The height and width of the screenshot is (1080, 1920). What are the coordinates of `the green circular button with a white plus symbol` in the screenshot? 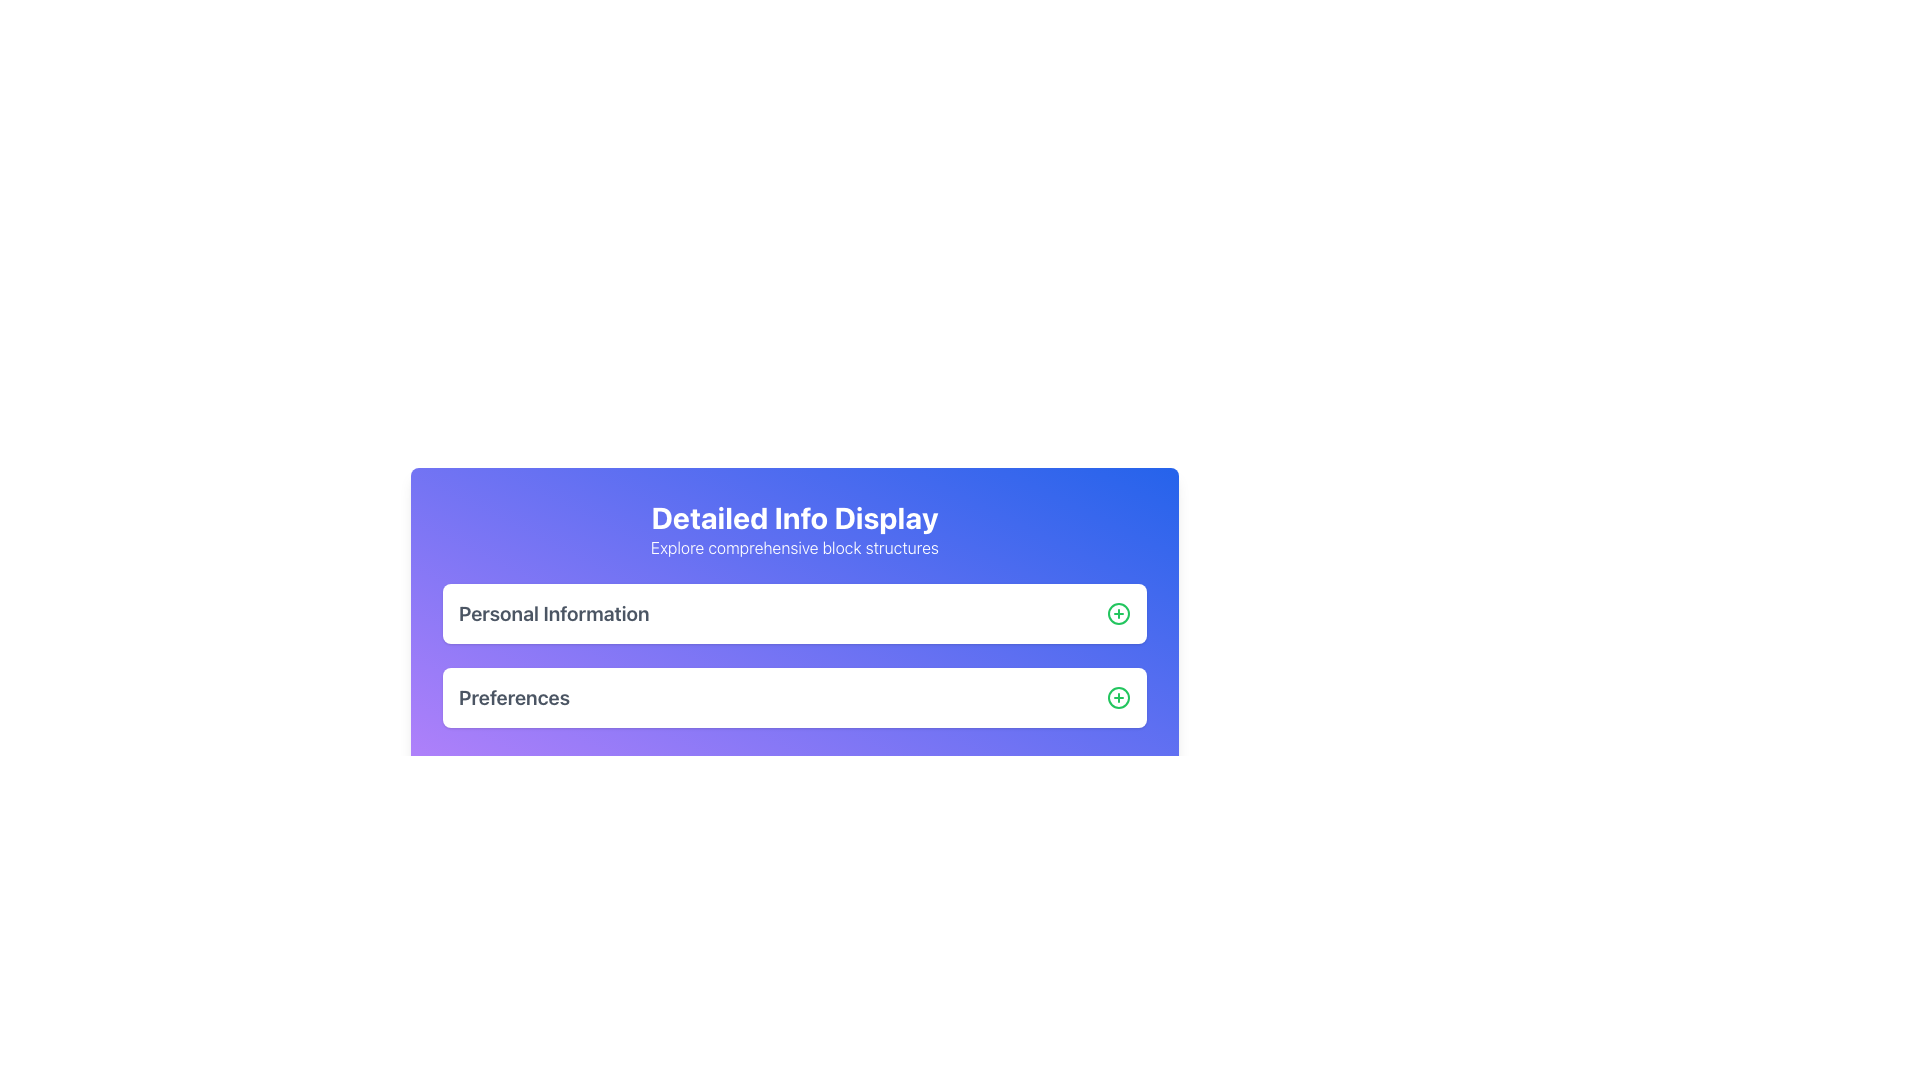 It's located at (1117, 697).